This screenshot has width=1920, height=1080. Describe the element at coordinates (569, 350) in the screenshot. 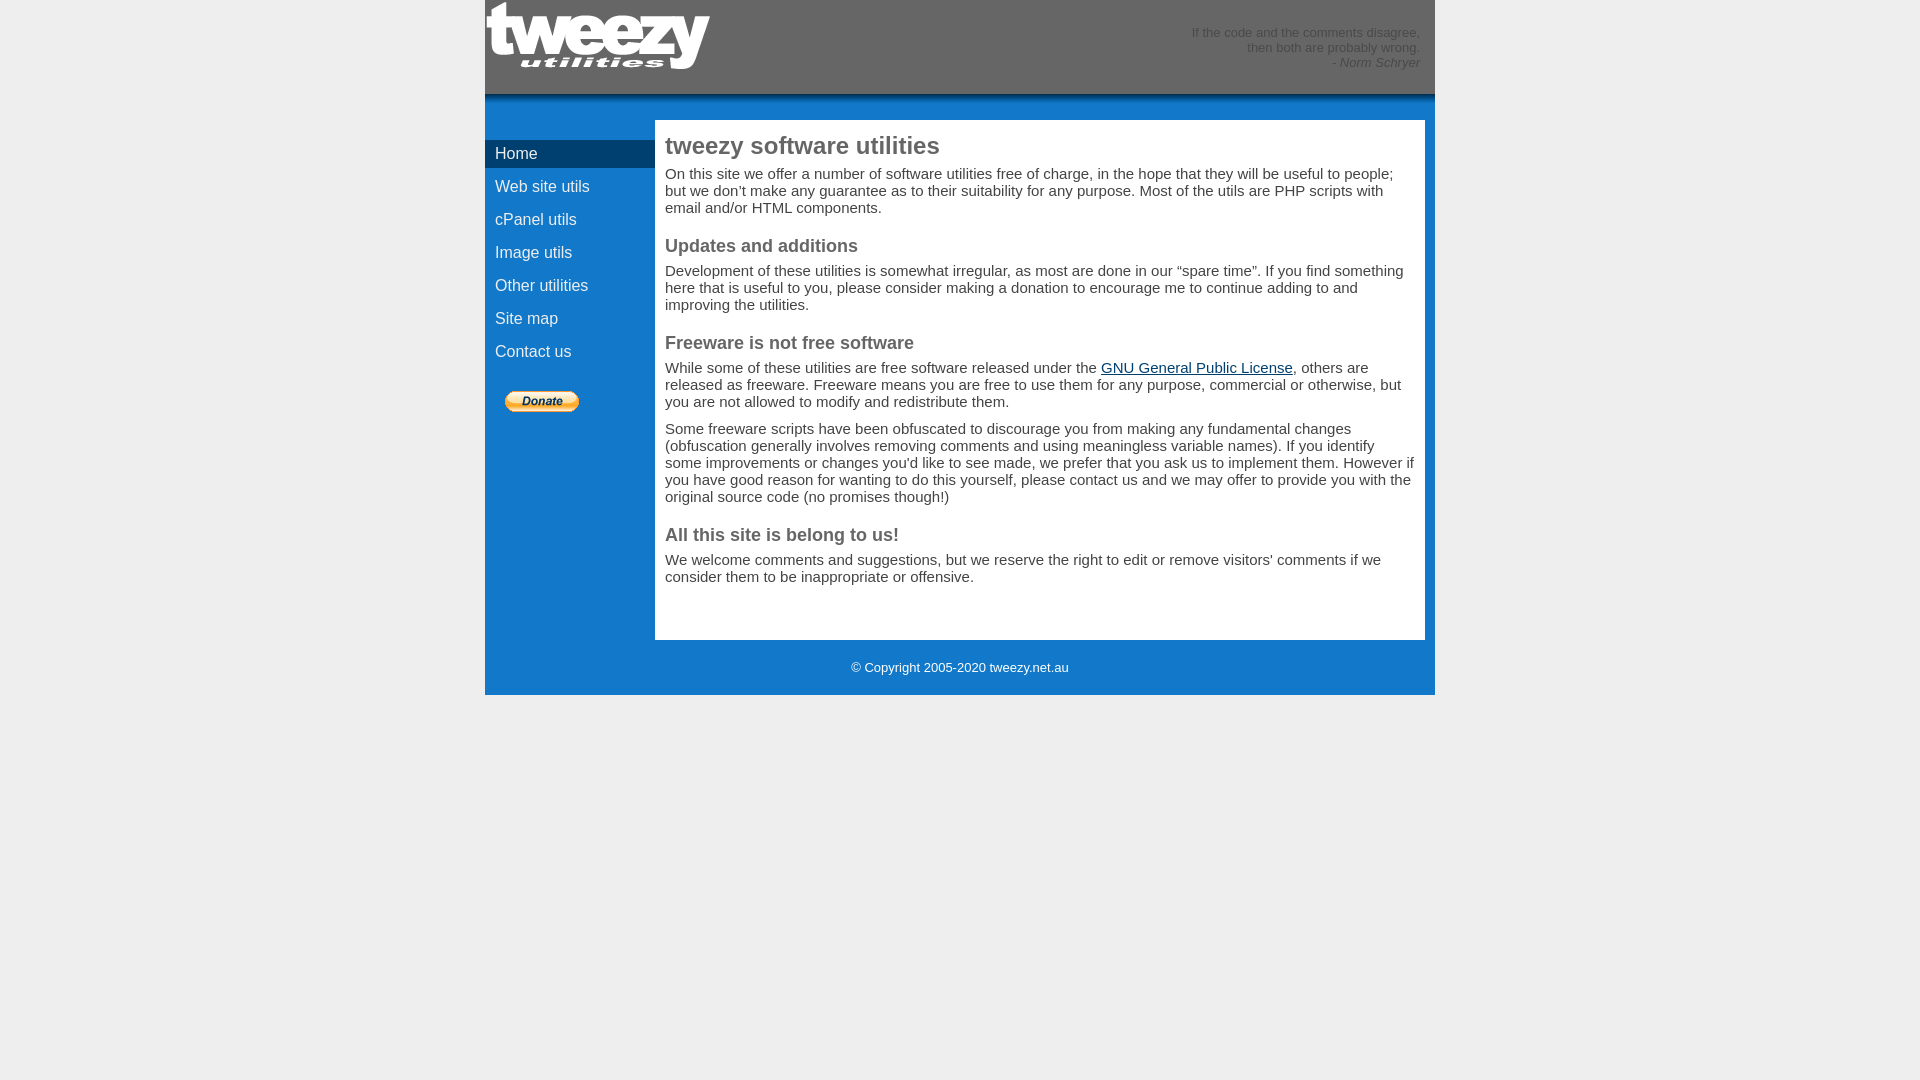

I see `'Contact us'` at that location.